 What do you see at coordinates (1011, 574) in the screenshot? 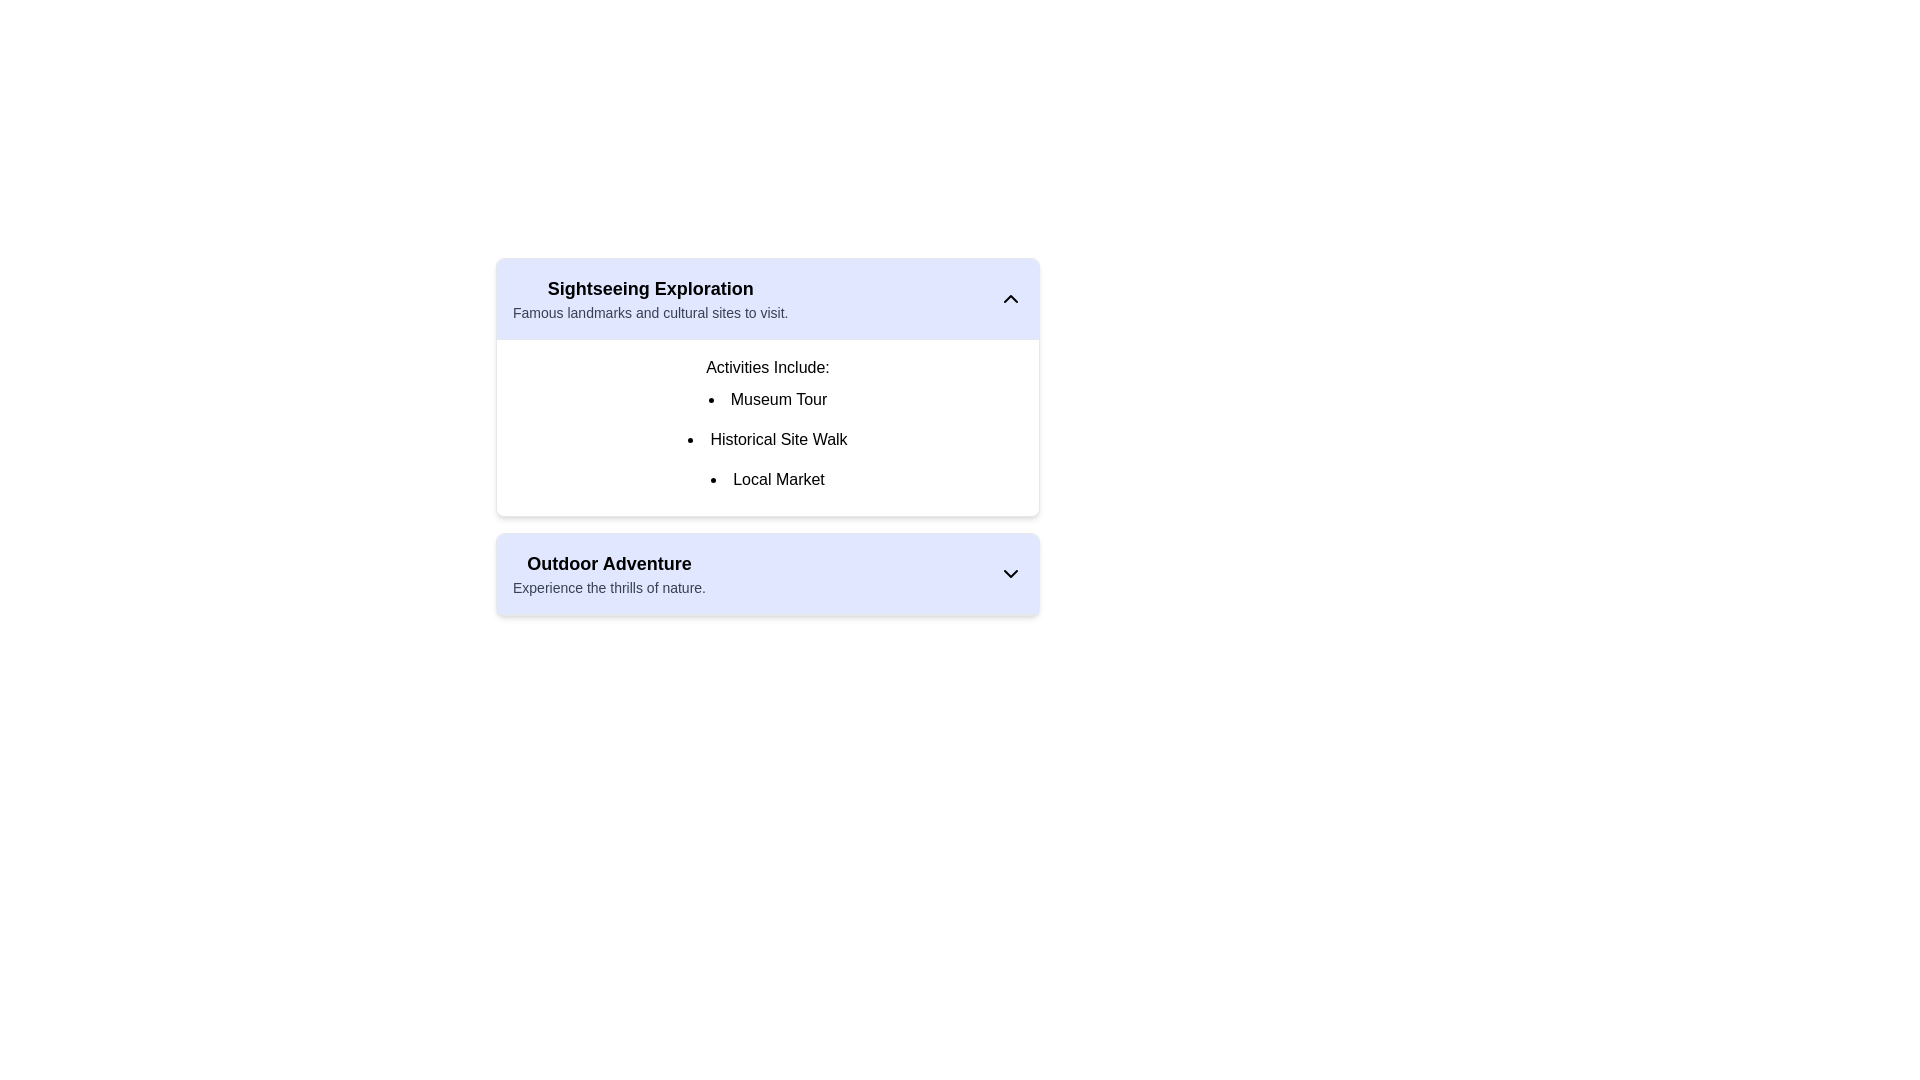
I see `the chevron icon located at the right end of the 'Outdoor Adventure' section` at bounding box center [1011, 574].